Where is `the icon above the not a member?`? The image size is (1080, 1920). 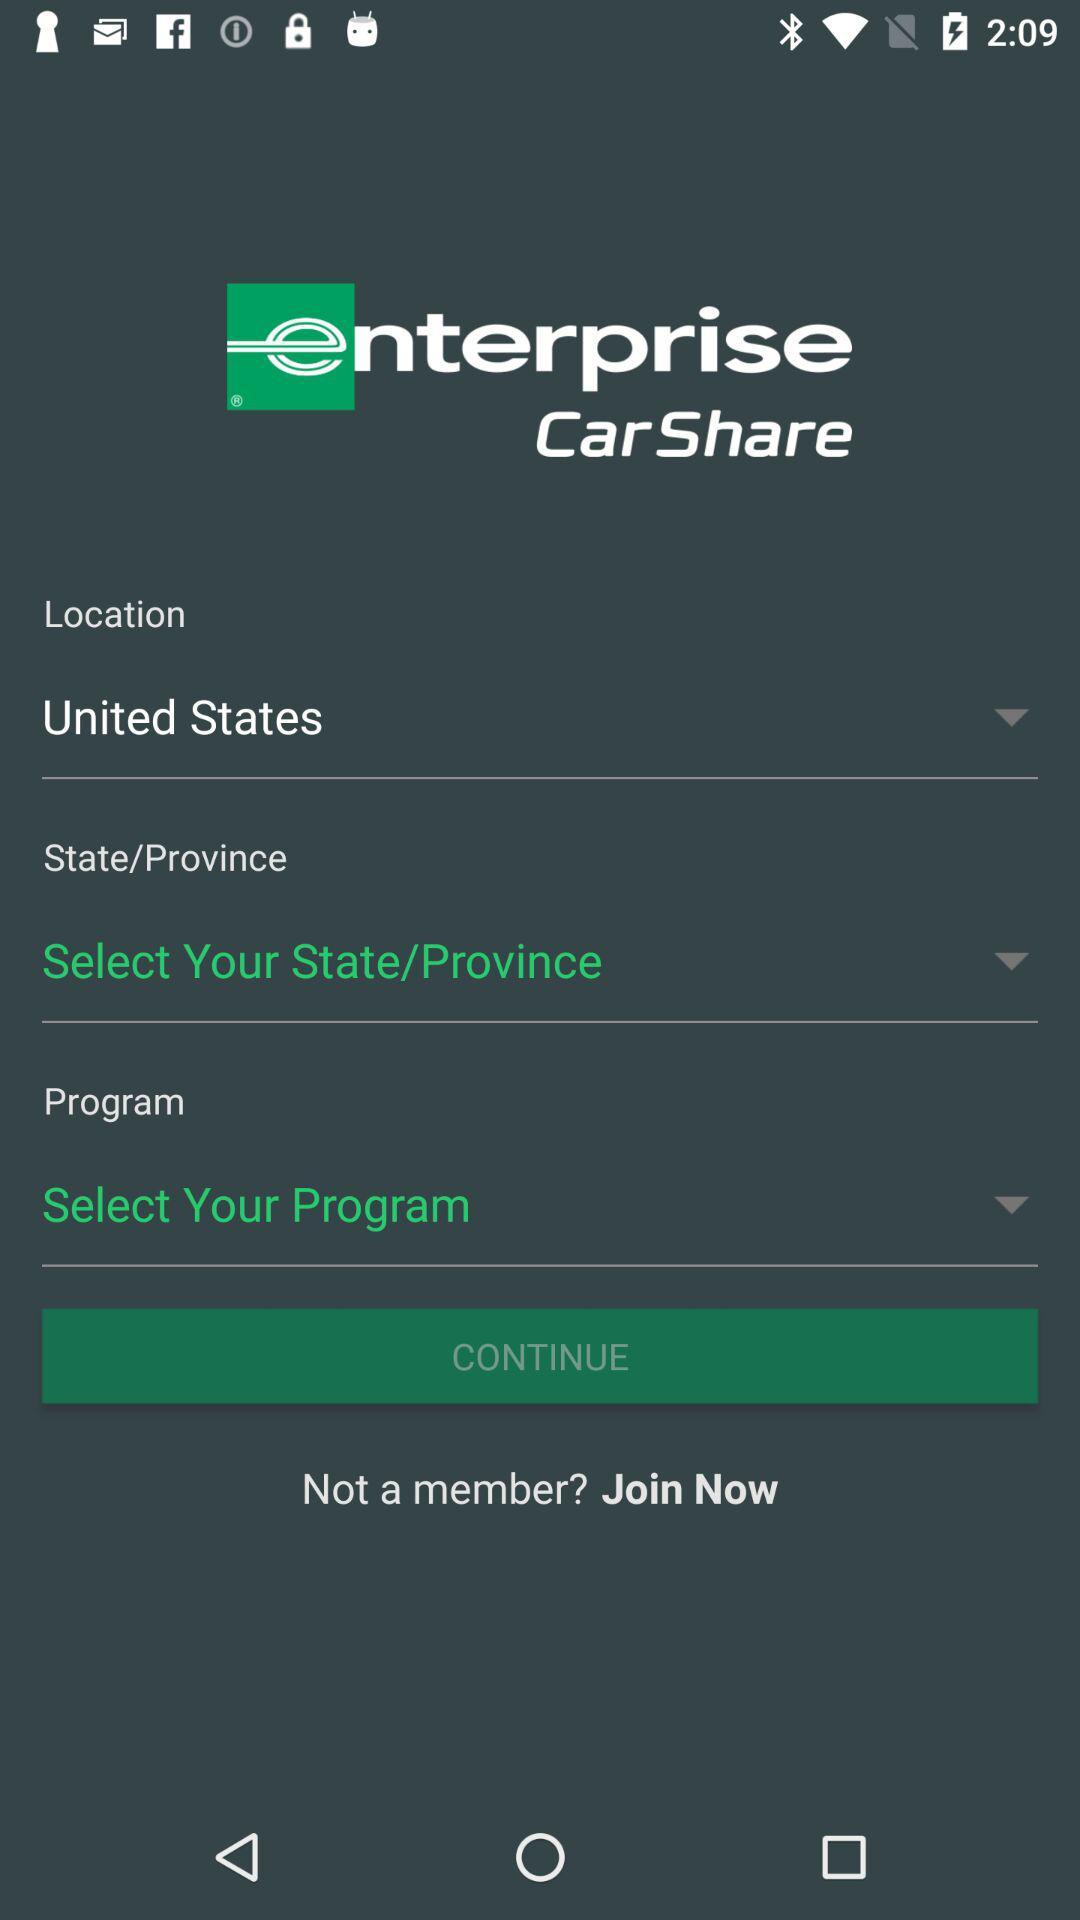
the icon above the not a member? is located at coordinates (540, 1355).